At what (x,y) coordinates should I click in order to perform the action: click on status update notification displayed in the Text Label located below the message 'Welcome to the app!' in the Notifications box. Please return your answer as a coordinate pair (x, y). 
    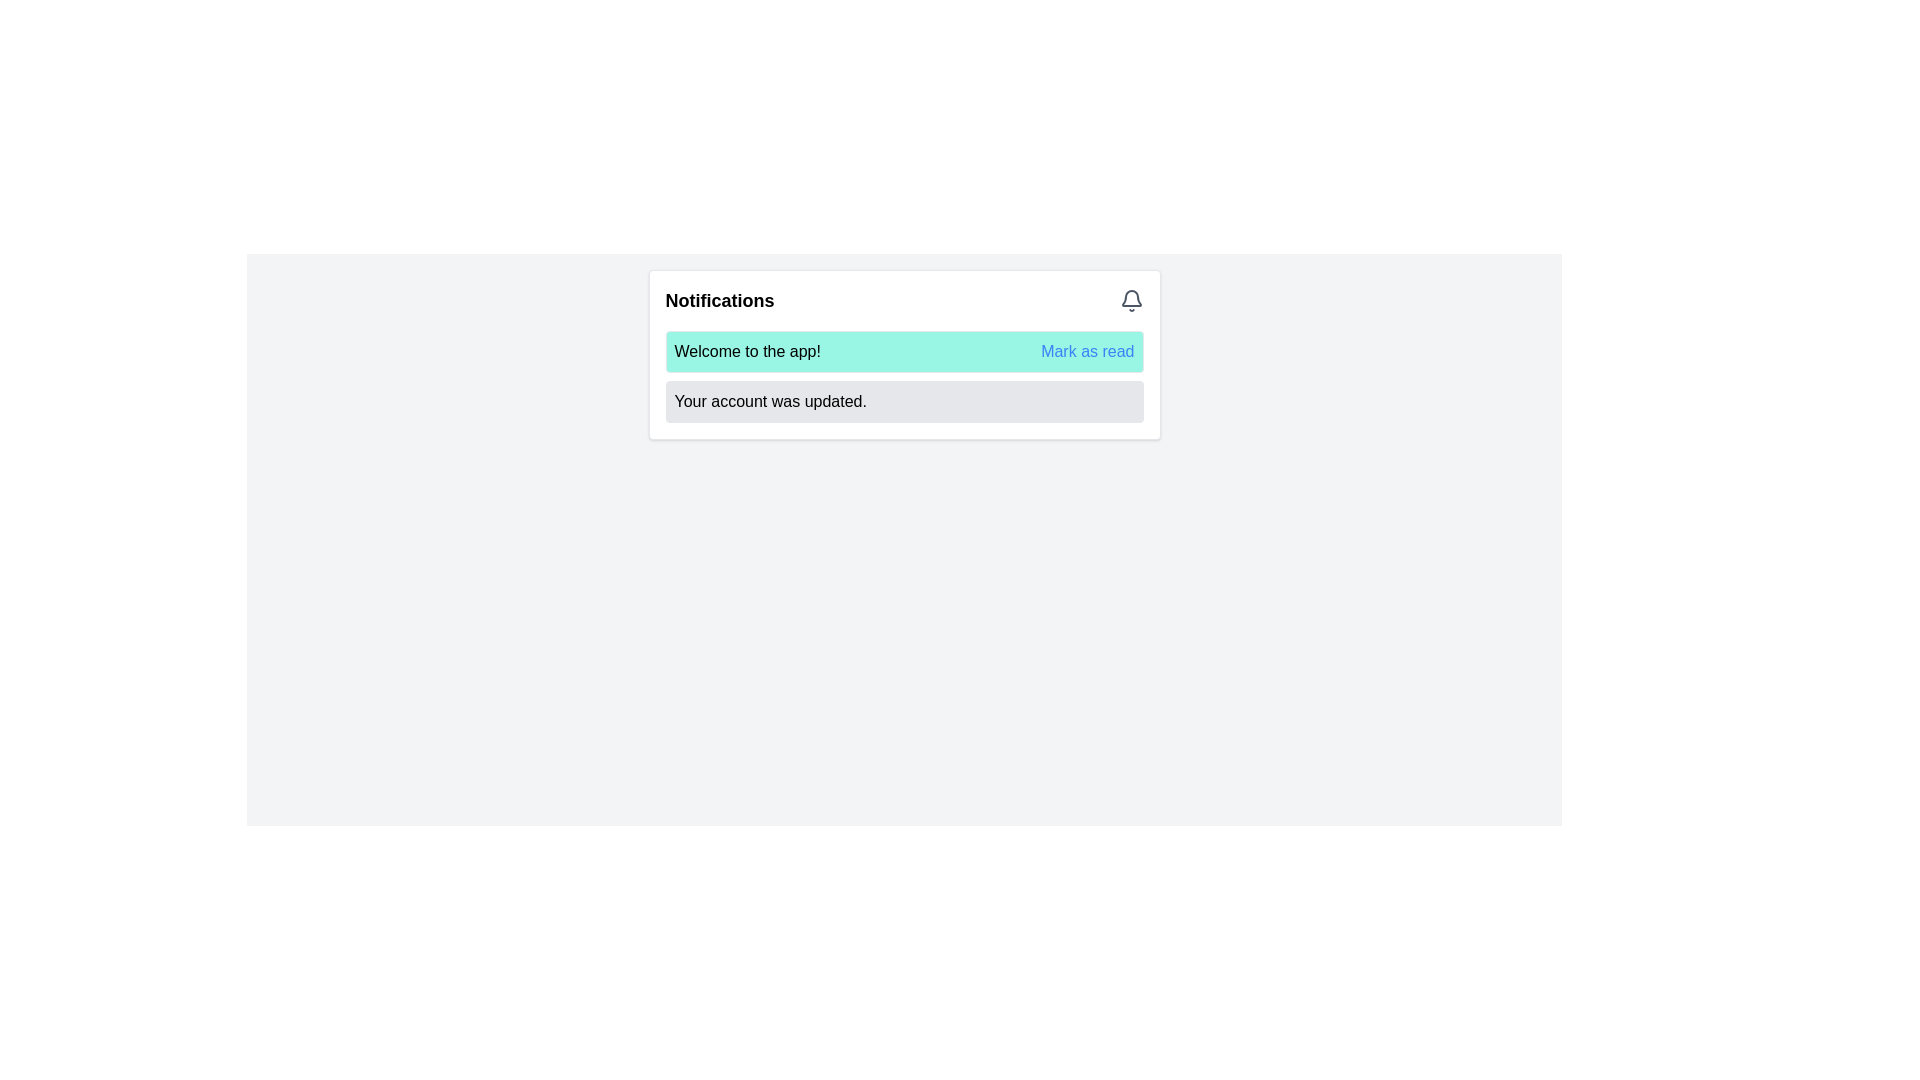
    Looking at the image, I should click on (769, 401).